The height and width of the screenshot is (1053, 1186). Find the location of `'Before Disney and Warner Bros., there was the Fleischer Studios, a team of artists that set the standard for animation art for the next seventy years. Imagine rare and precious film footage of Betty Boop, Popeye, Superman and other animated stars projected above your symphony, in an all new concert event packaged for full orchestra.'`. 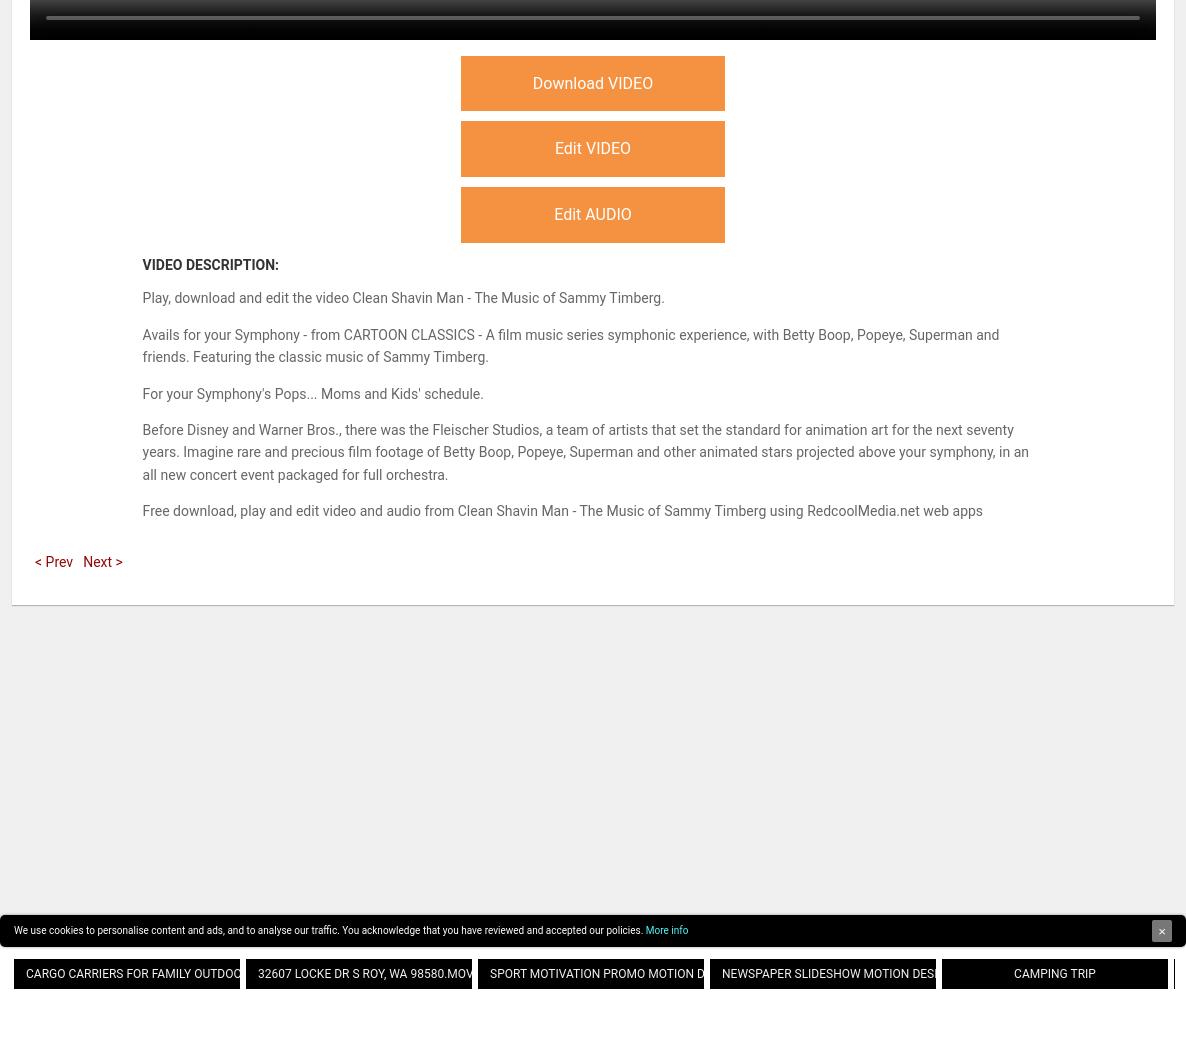

'Before Disney and Warner Bros., there was the Fleischer Studios, a team of artists that set the standard for animation art for the next seventy years. Imagine rare and precious film footage of Betty Boop, Popeye, Superman and other animated stars projected above your symphony, in an all new concert event packaged for full orchestra.' is located at coordinates (140, 450).